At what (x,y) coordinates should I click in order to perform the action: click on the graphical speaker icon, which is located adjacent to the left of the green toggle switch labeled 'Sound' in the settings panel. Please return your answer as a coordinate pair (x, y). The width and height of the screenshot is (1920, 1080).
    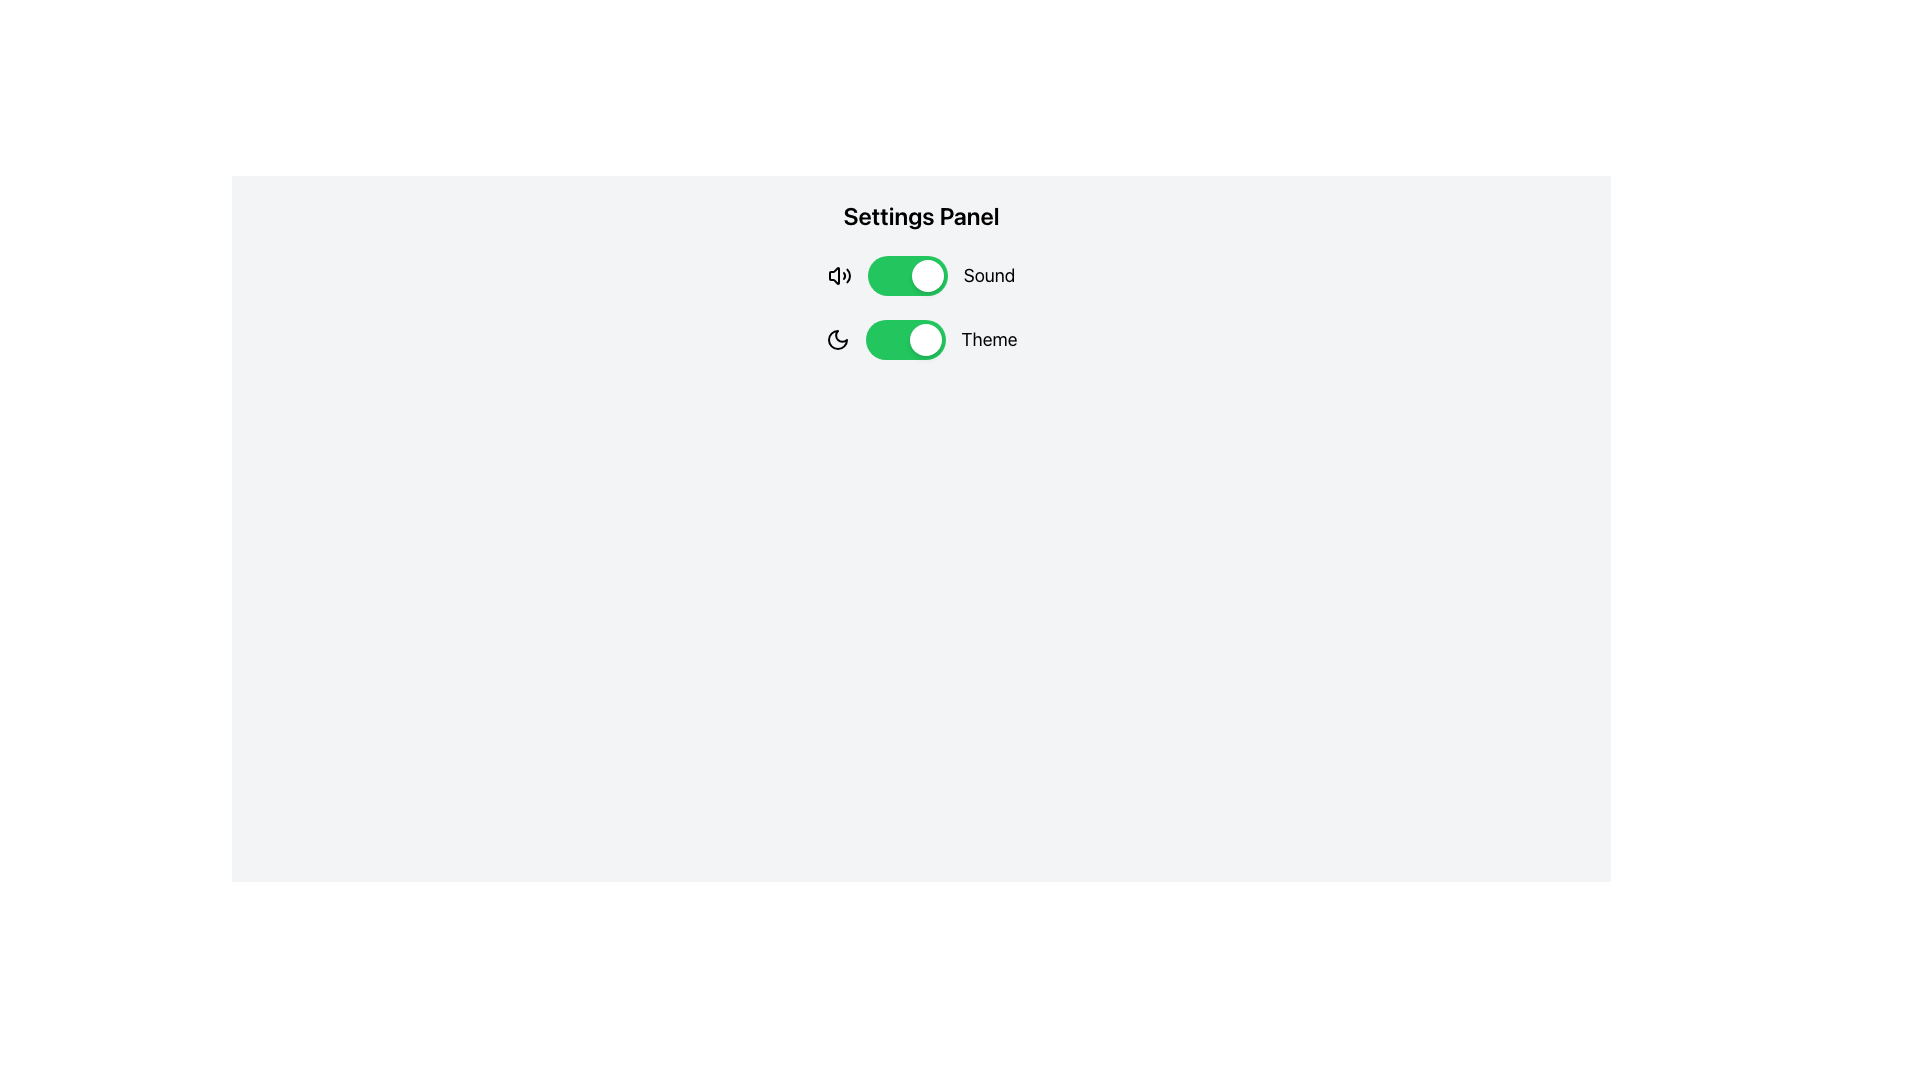
    Looking at the image, I should click on (839, 276).